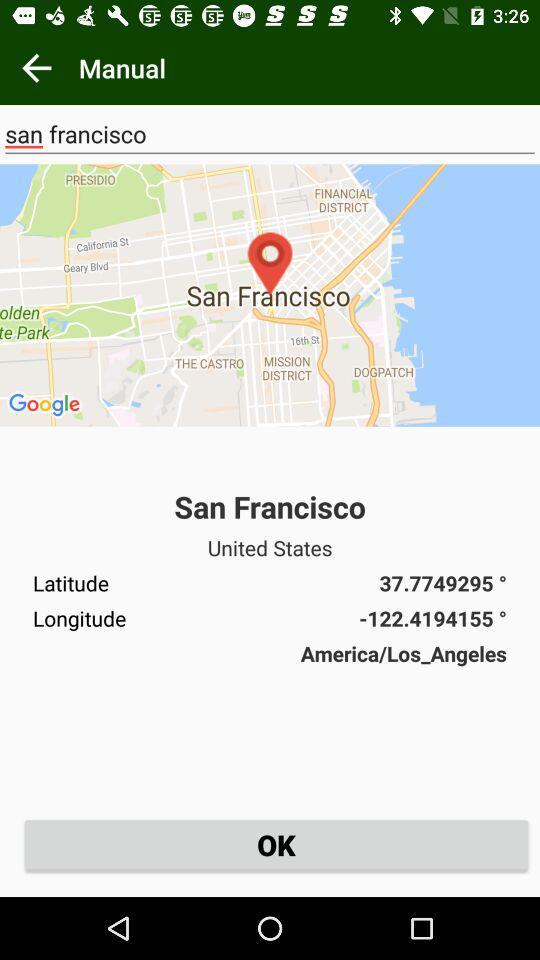 This screenshot has height=960, width=540. Describe the element at coordinates (36, 68) in the screenshot. I see `the item next to manual item` at that location.